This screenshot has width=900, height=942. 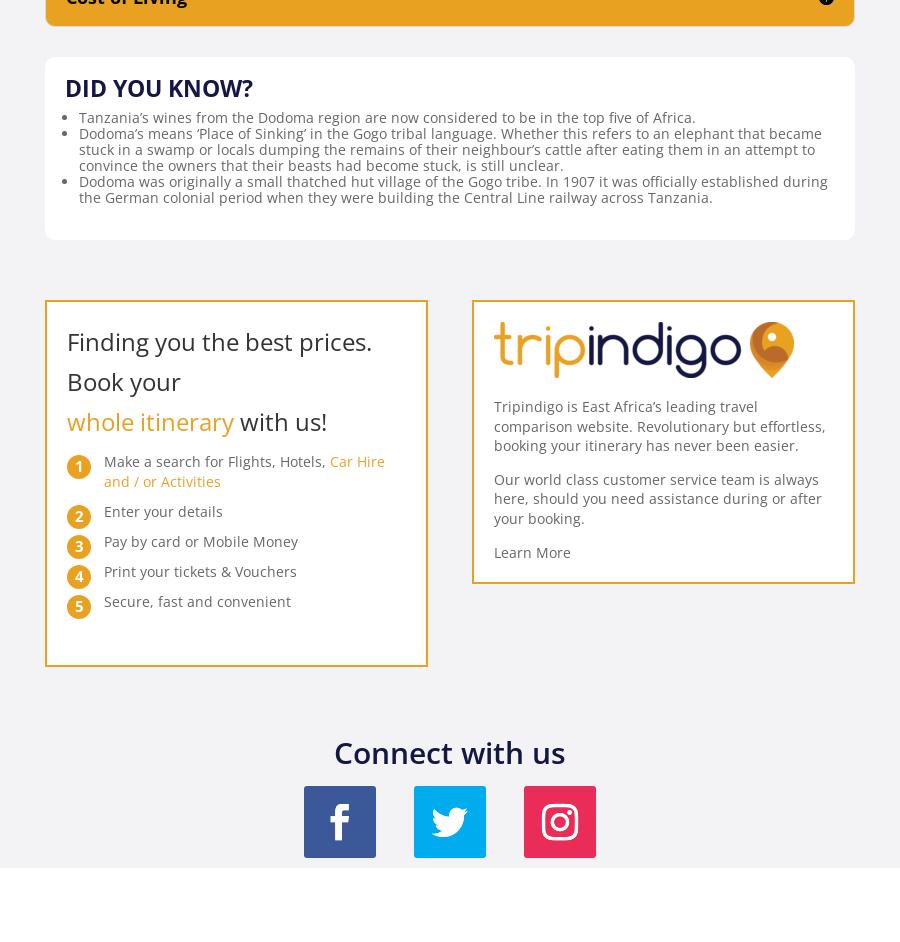 I want to click on 'Tanzania’s wines from the Dodoma region are now considered to be in the top five of Africa.', so click(x=78, y=117).